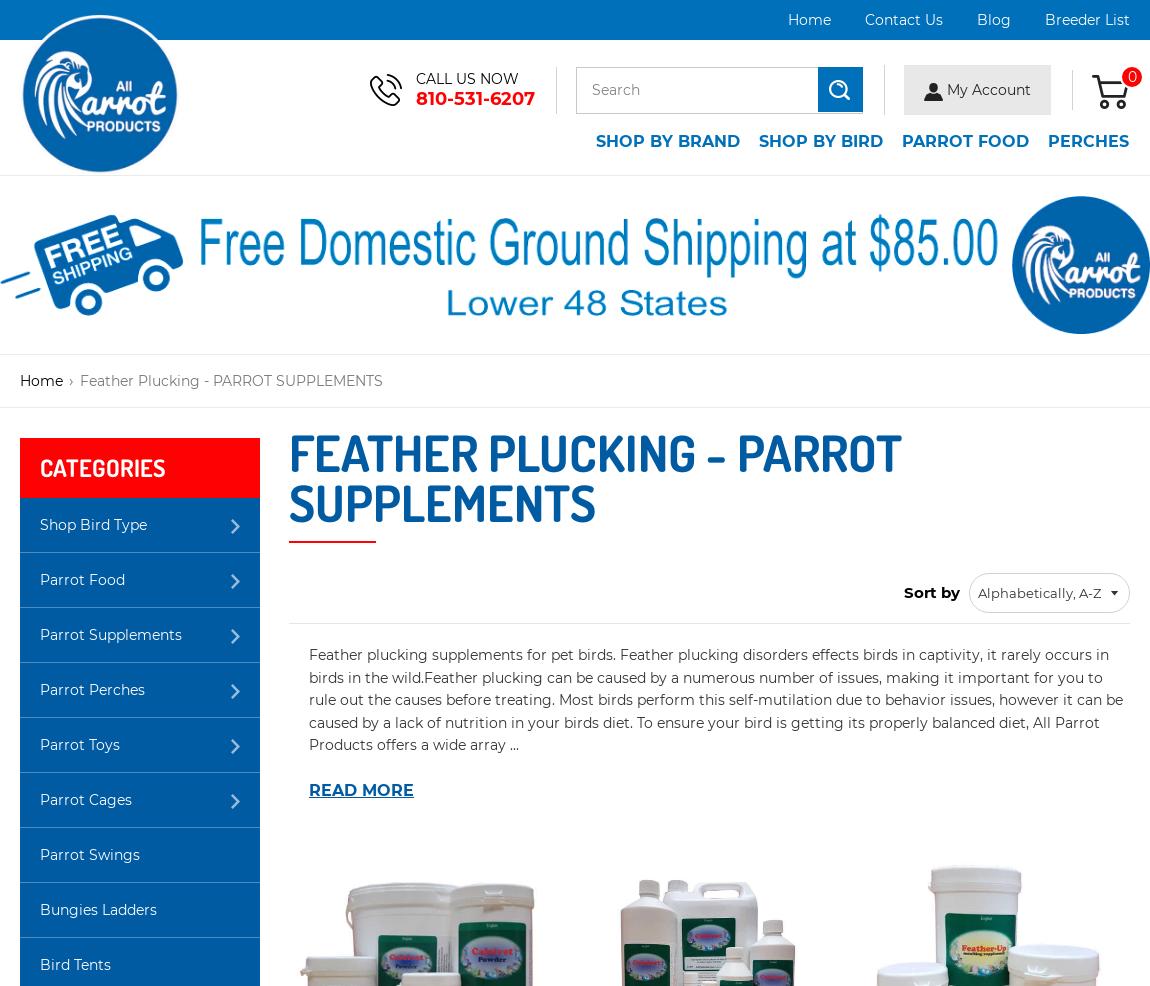 This screenshot has width=1150, height=986. I want to click on 'Sort by', so click(904, 591).